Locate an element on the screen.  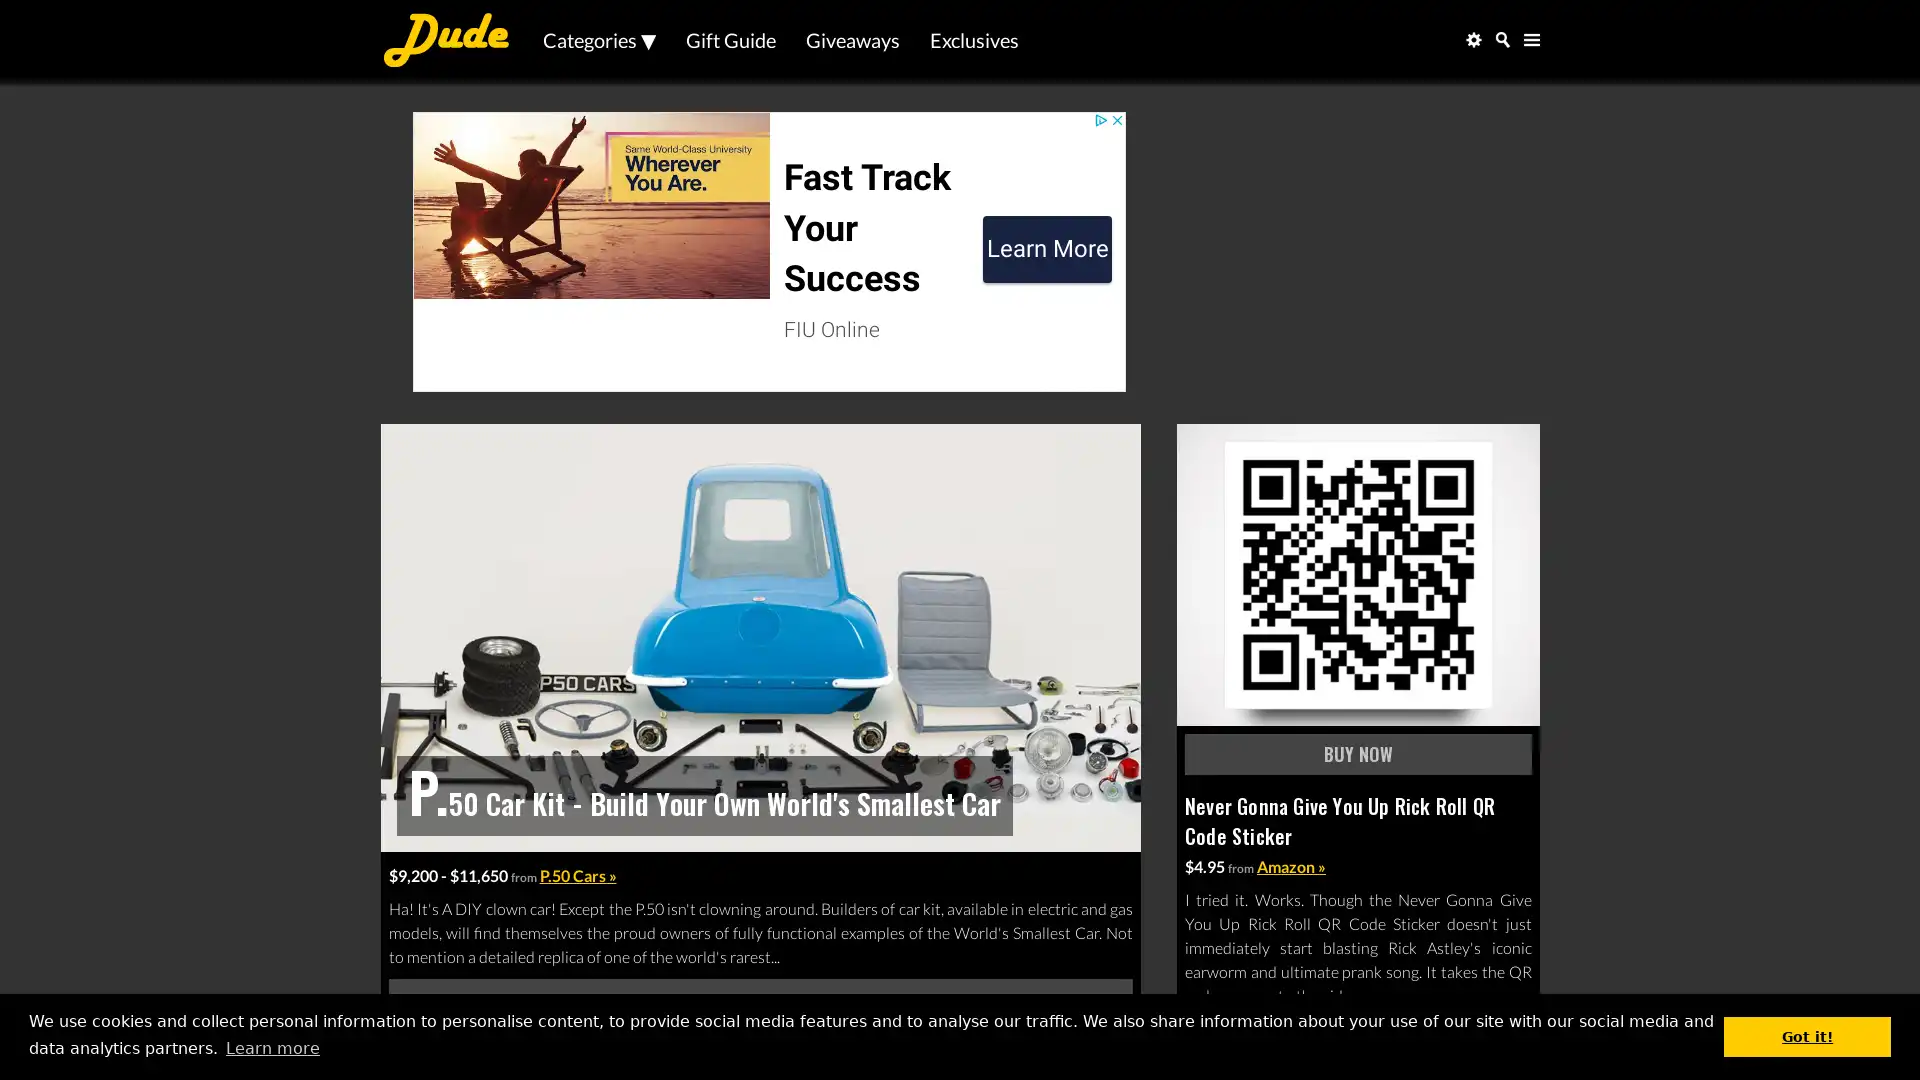
learn more about cookies is located at coordinates (271, 1047).